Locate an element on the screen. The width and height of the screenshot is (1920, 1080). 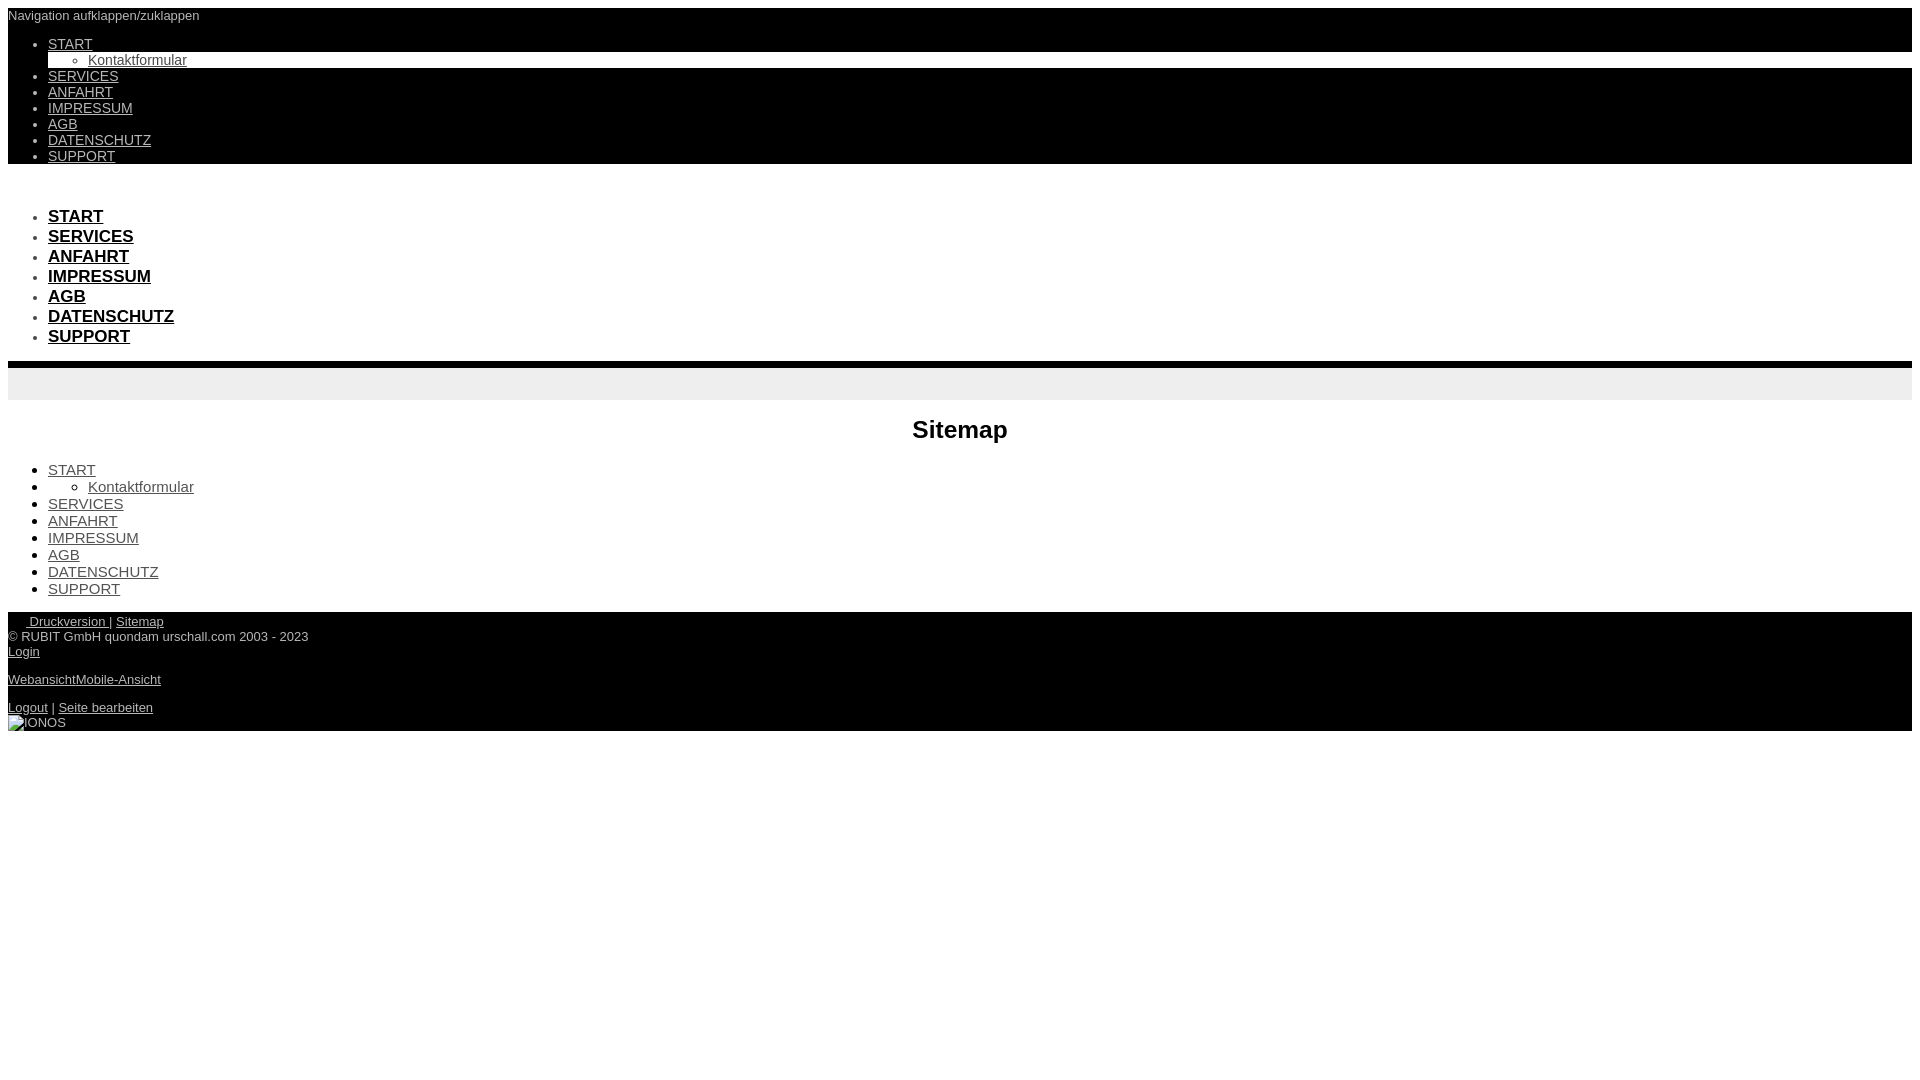
'Webansicht' is located at coordinates (8, 678).